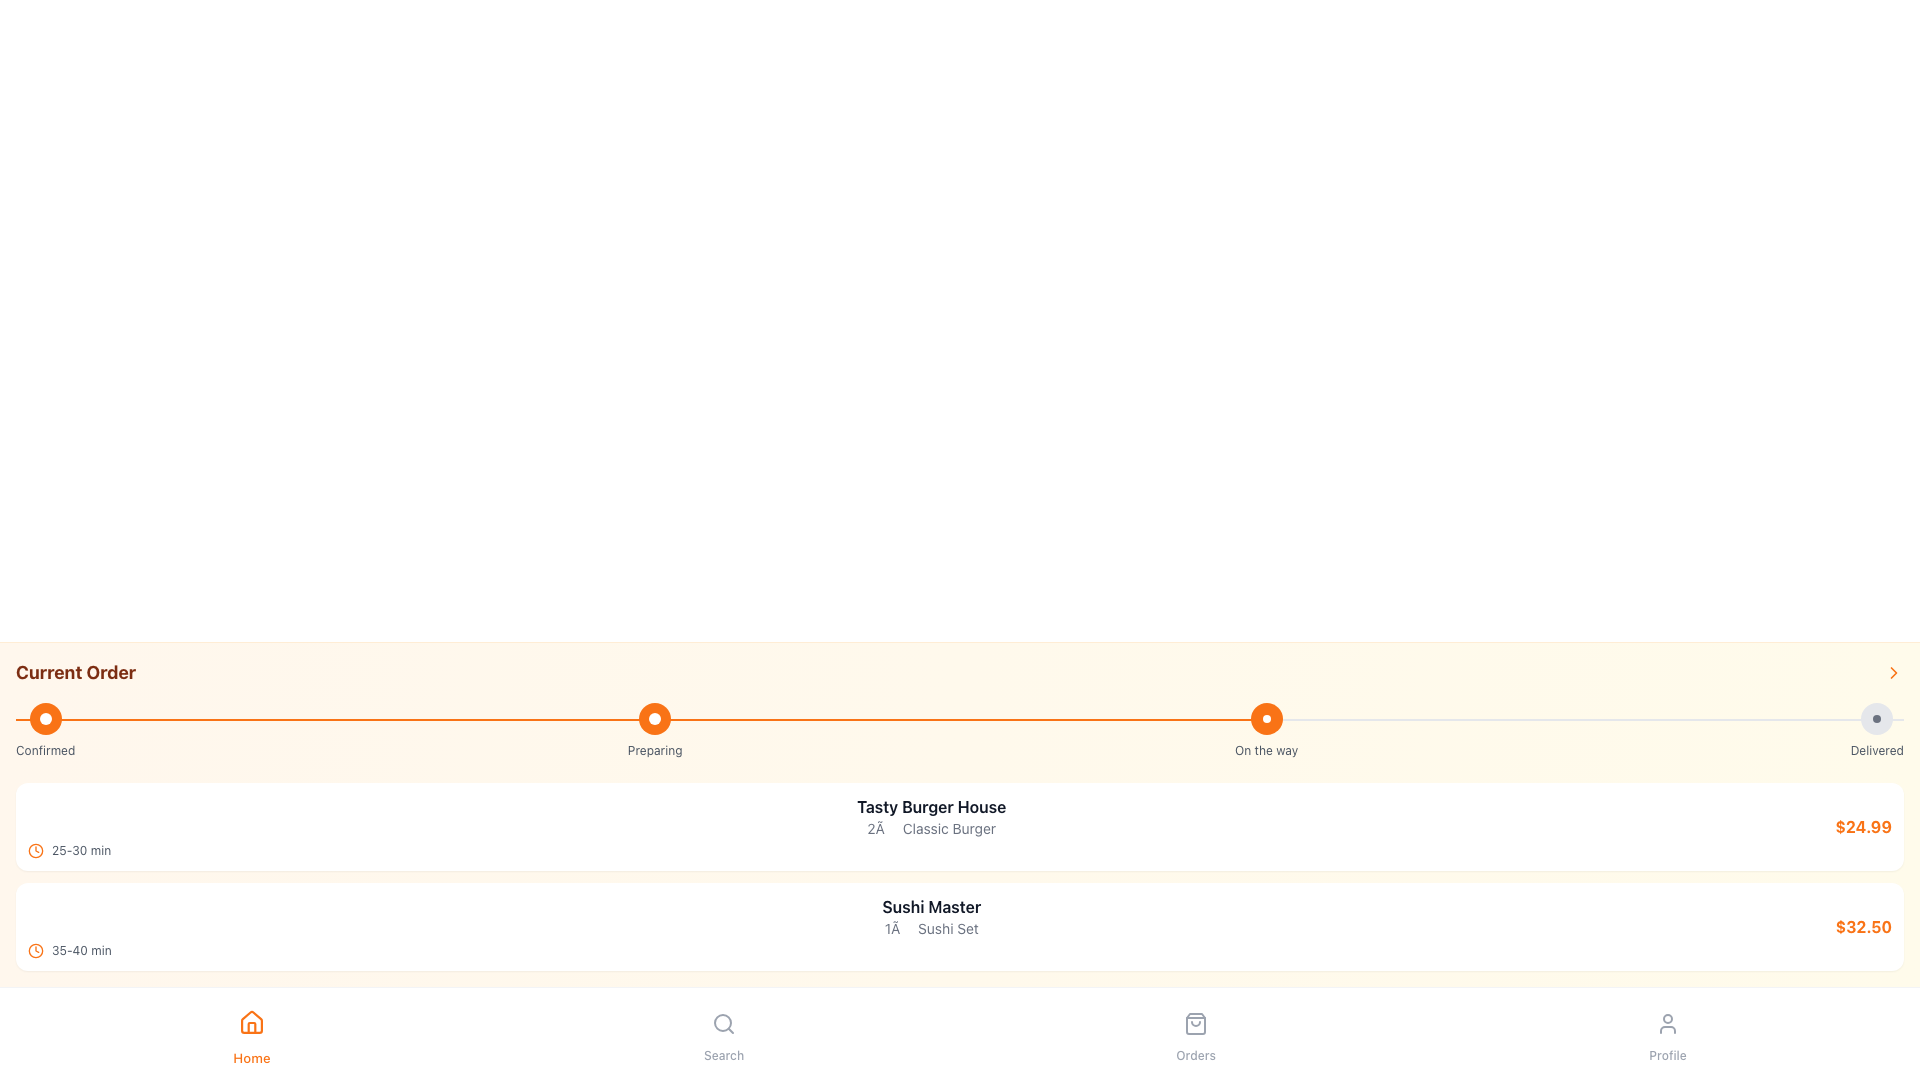 The width and height of the screenshot is (1920, 1080). What do you see at coordinates (250, 1027) in the screenshot?
I see `the vertical line of the house icon located in the navigation bar at the bottom left of the interface` at bounding box center [250, 1027].